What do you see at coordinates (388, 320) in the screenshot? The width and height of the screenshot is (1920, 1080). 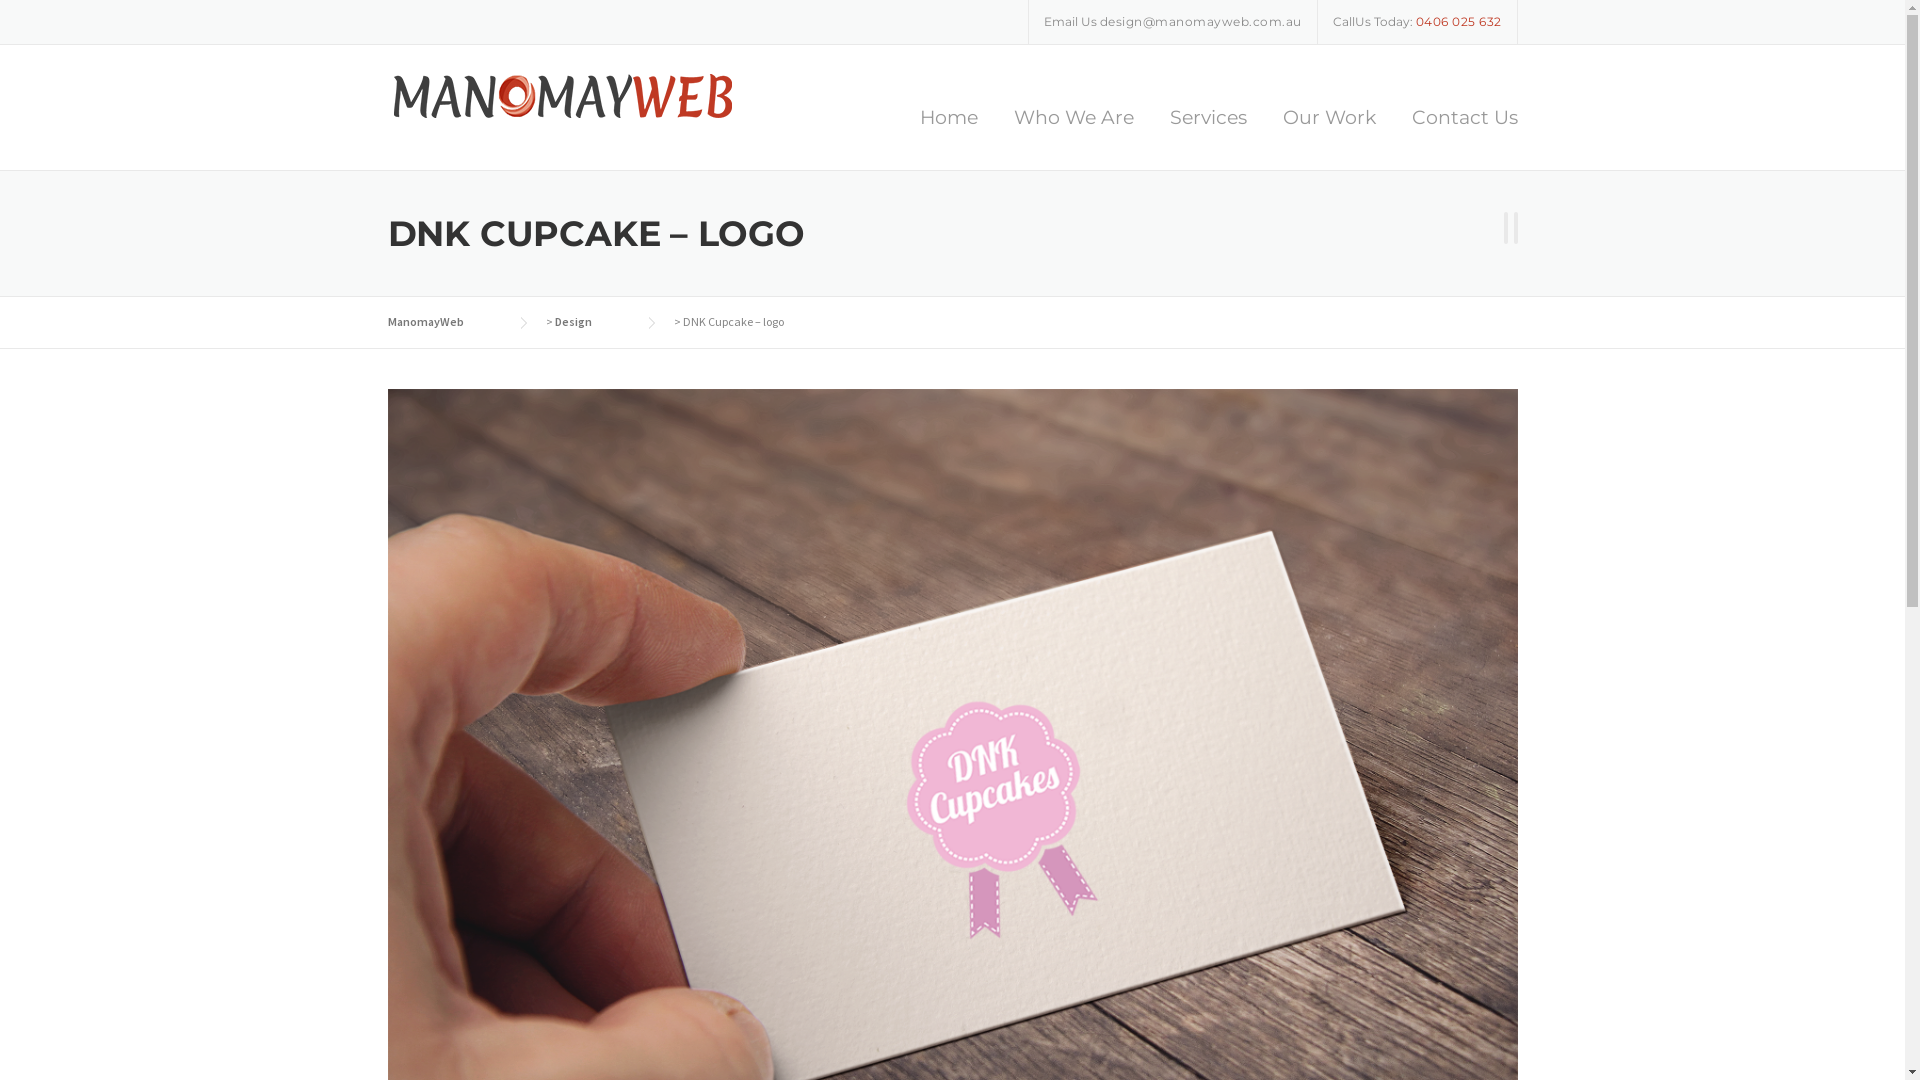 I see `'ManomayWeb'` at bounding box center [388, 320].